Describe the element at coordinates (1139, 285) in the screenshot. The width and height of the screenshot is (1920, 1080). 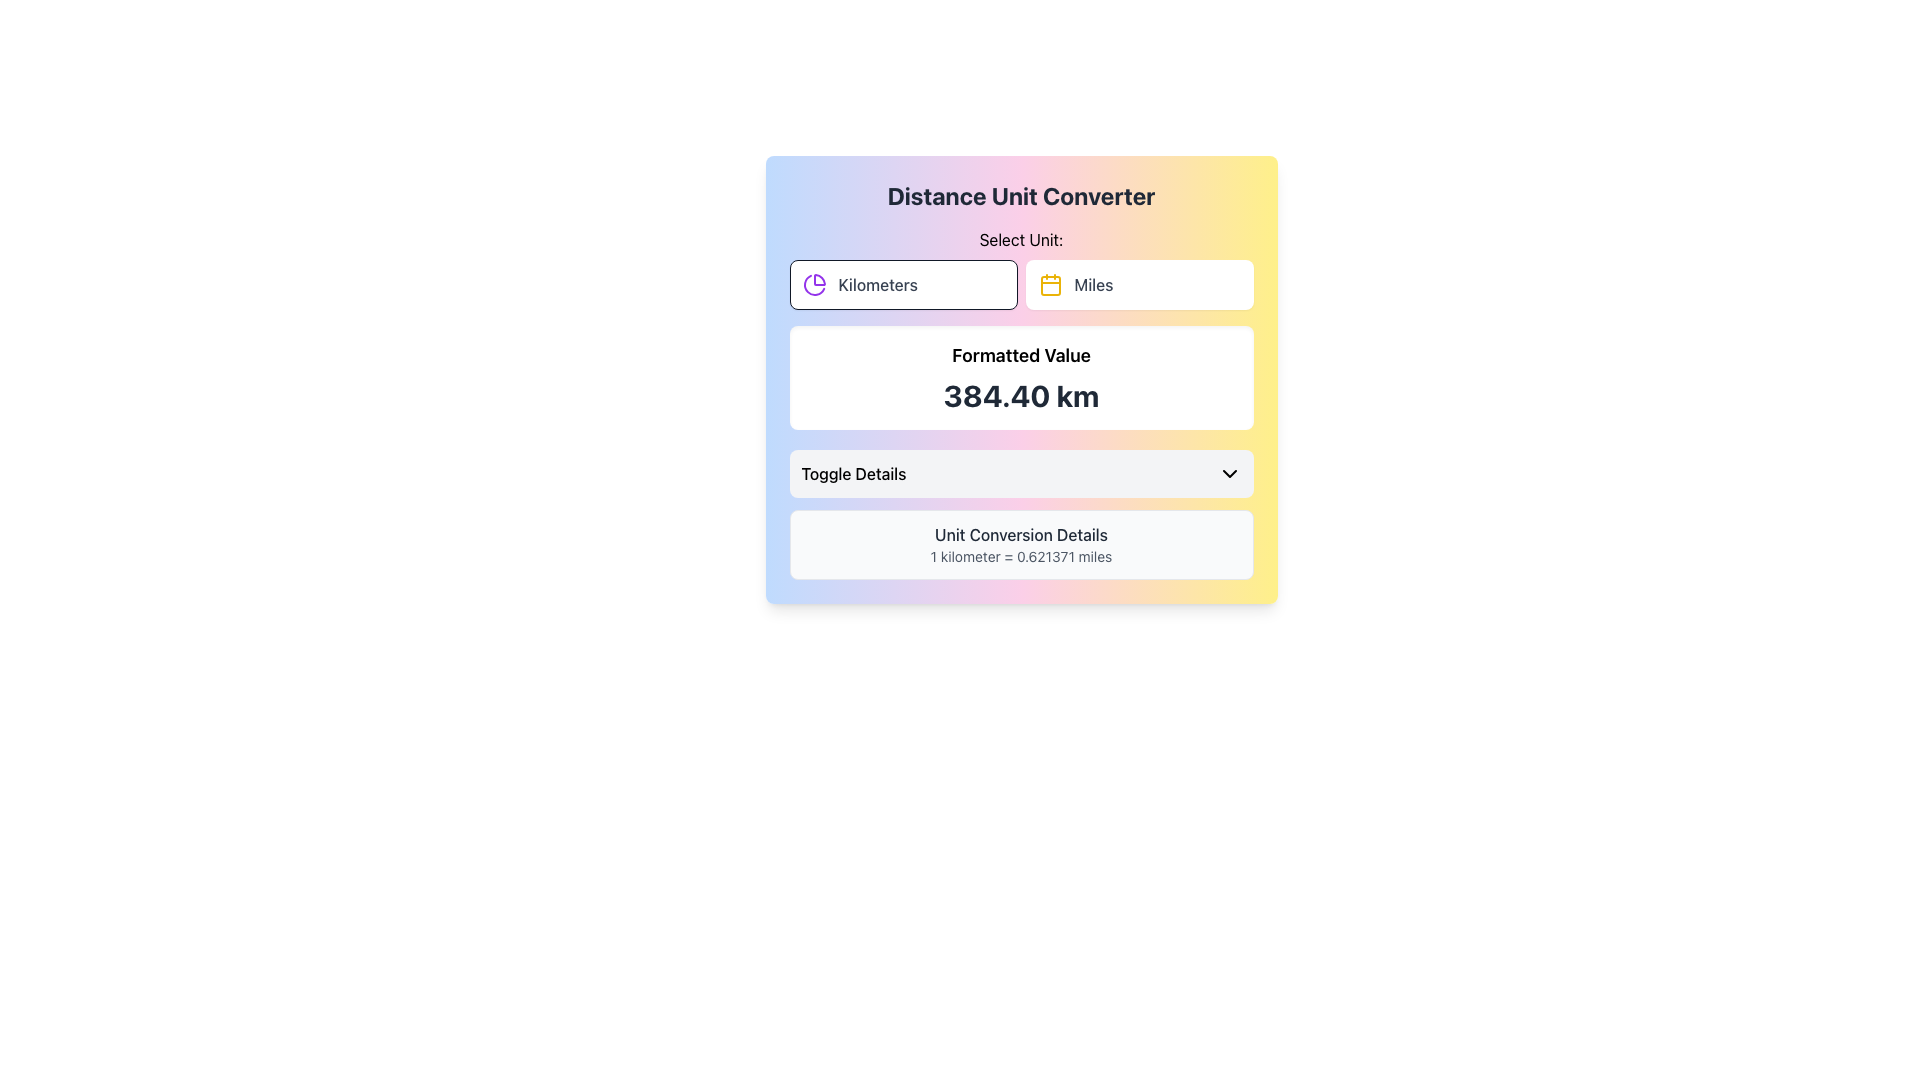
I see `the 'Miles' button in the 'Distance Unit Converter' tool` at that location.